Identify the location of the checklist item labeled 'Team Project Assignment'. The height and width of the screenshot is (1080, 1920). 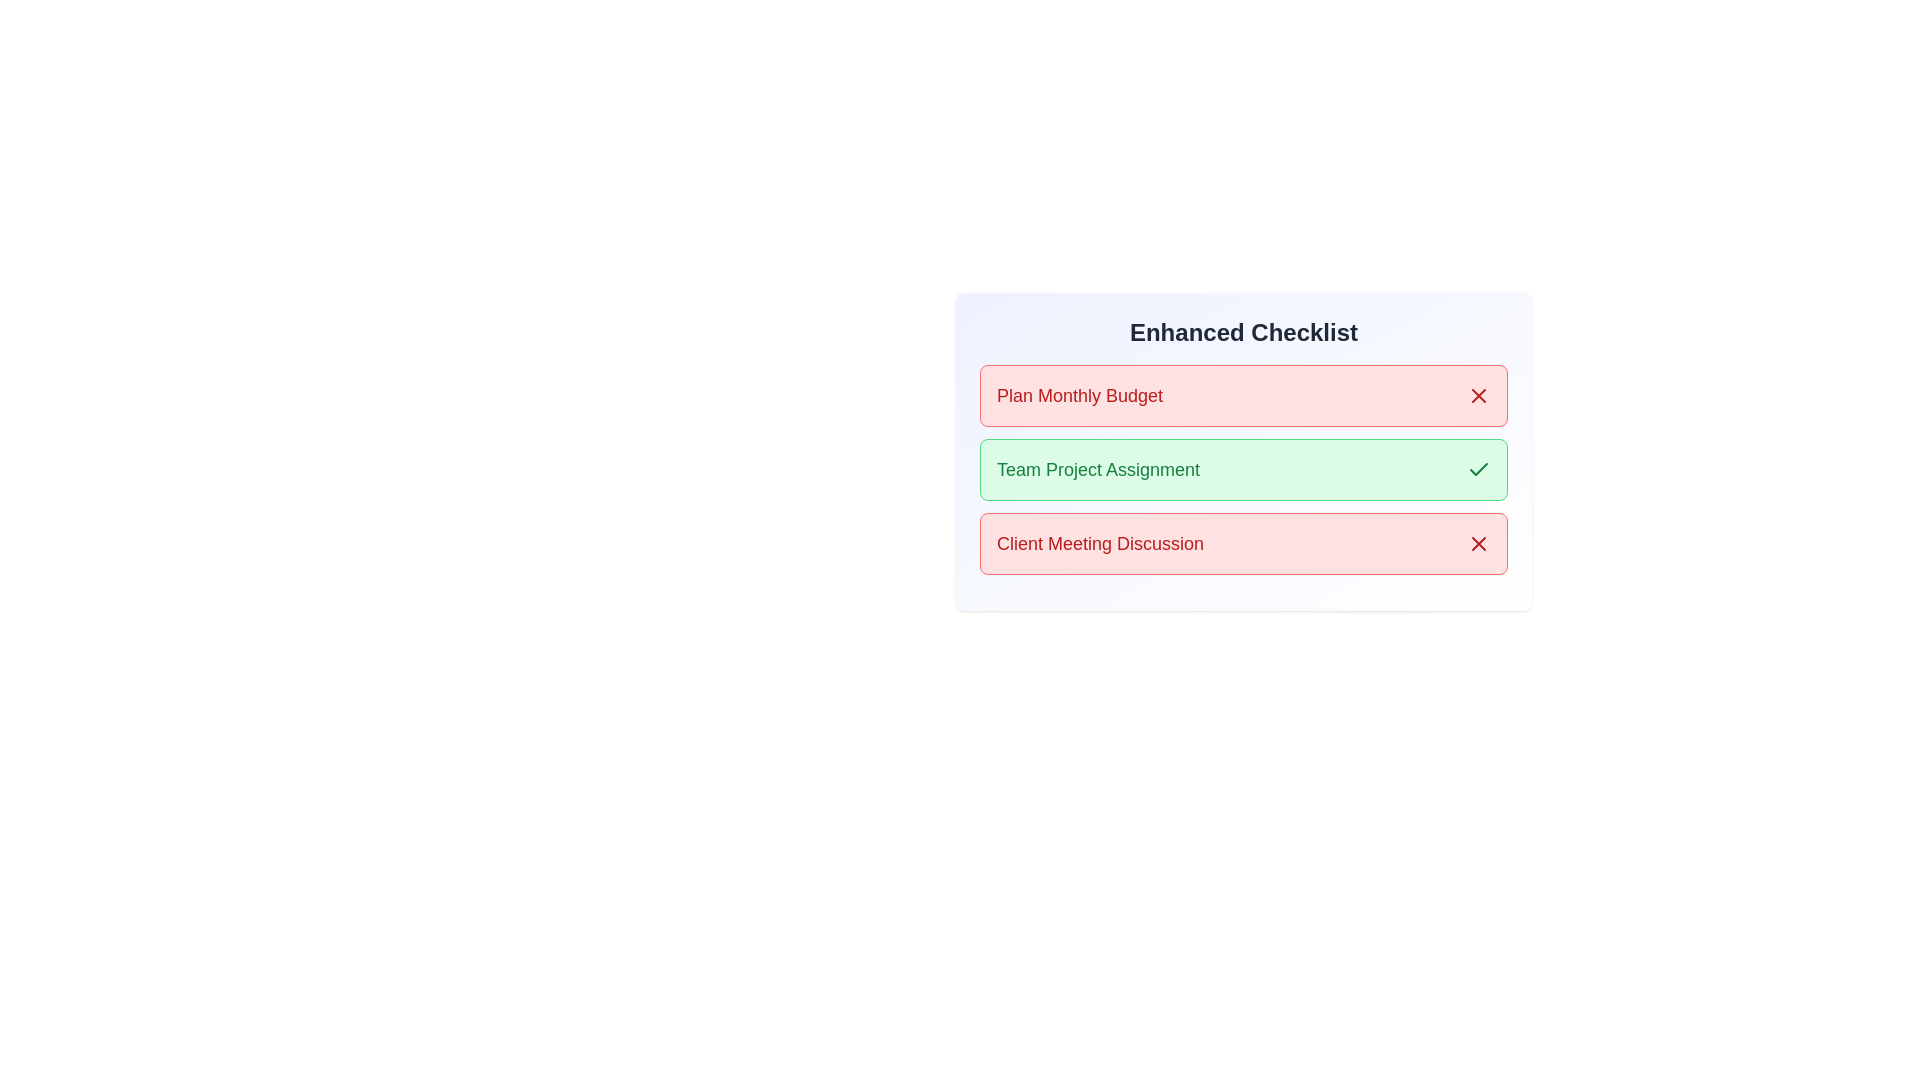
(1242, 451).